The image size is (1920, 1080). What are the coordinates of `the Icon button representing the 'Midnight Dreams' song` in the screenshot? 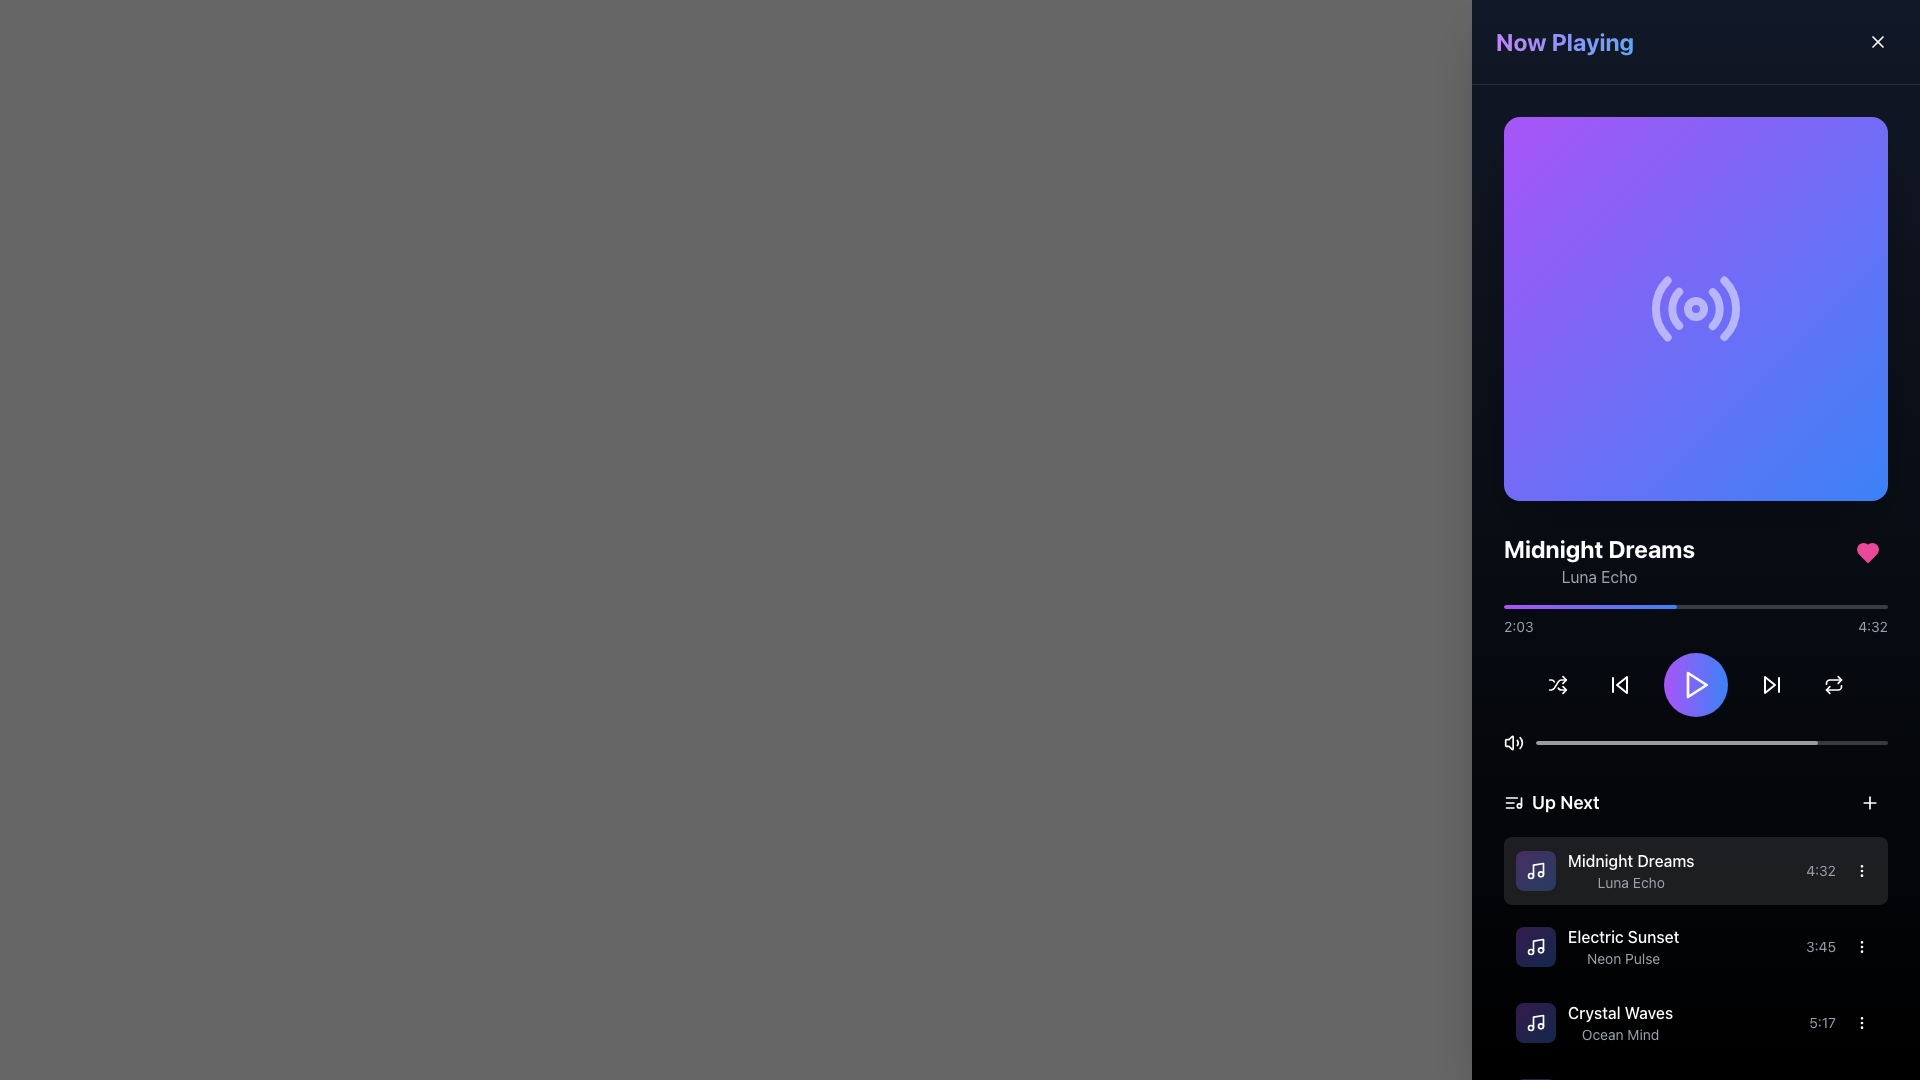 It's located at (1535, 870).